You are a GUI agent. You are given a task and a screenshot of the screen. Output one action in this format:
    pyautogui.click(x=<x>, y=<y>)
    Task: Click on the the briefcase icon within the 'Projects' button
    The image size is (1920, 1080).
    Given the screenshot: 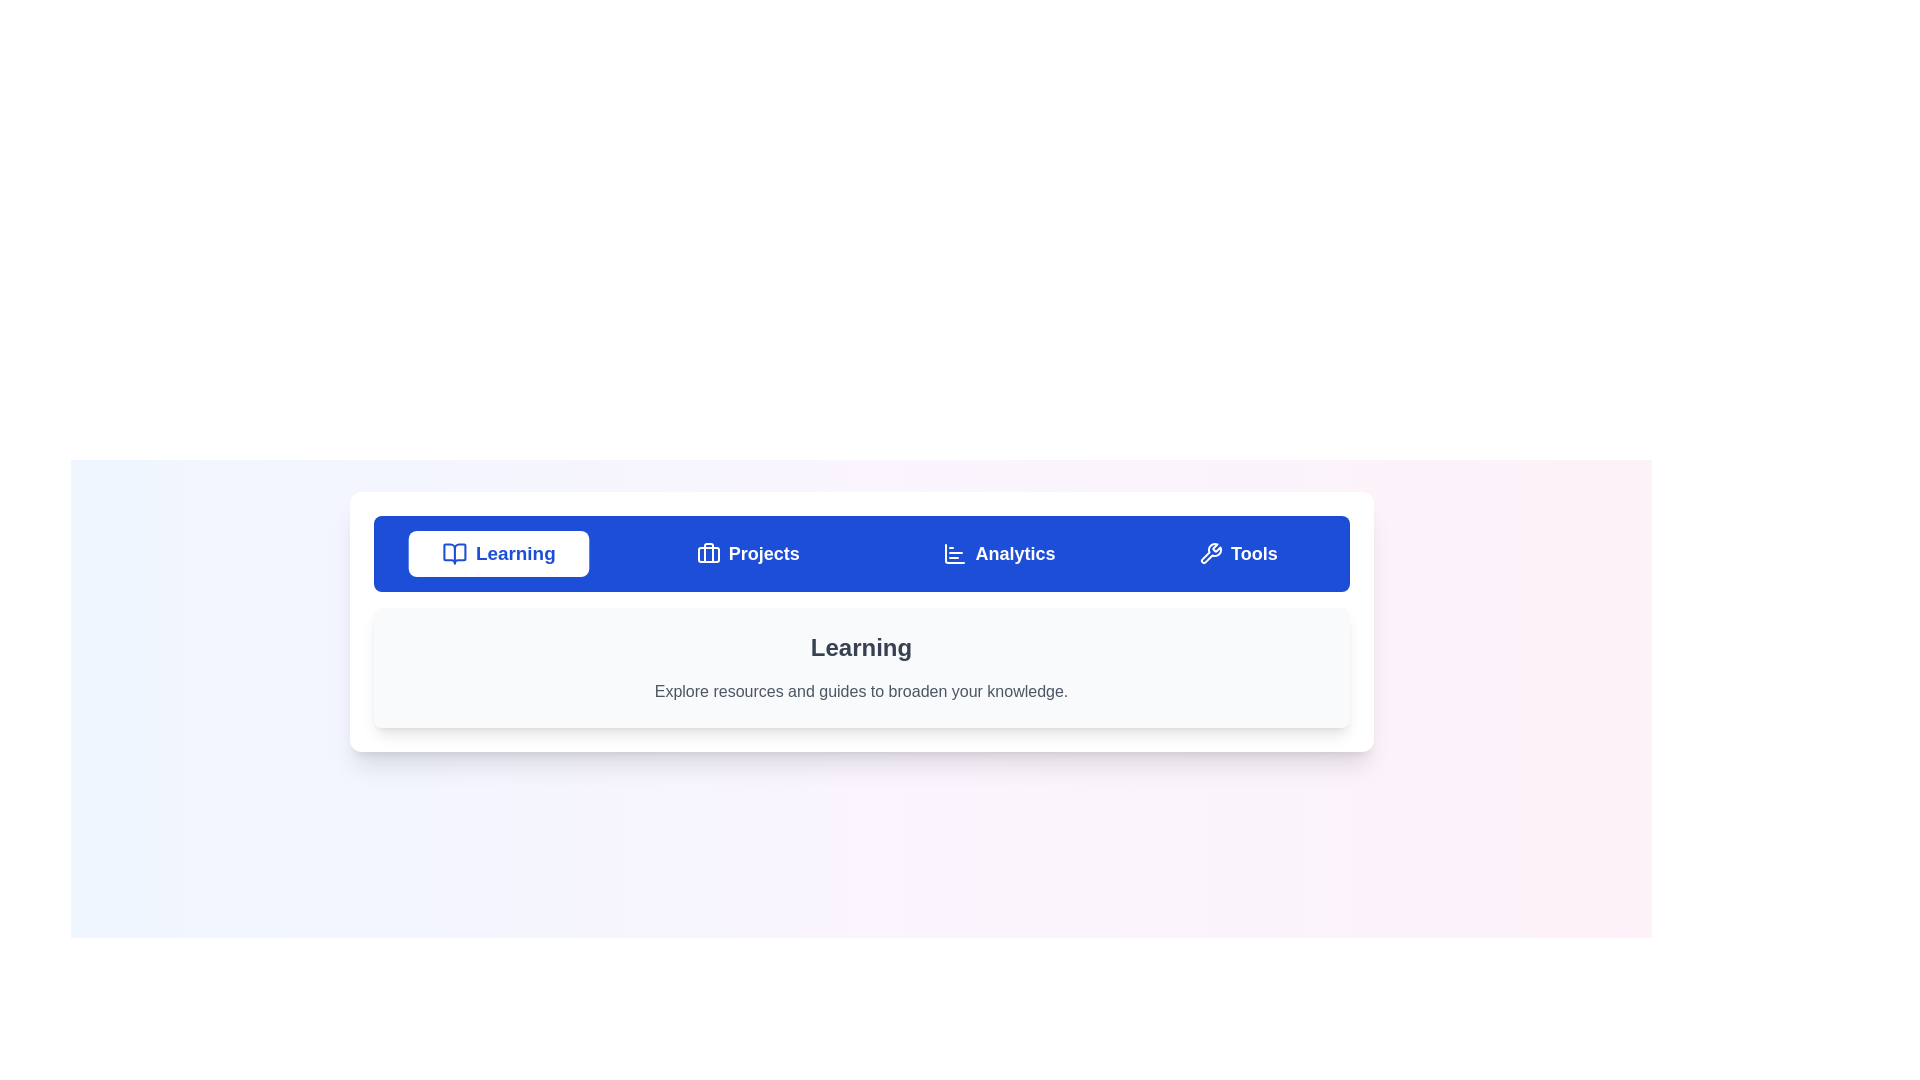 What is the action you would take?
    pyautogui.click(x=708, y=554)
    